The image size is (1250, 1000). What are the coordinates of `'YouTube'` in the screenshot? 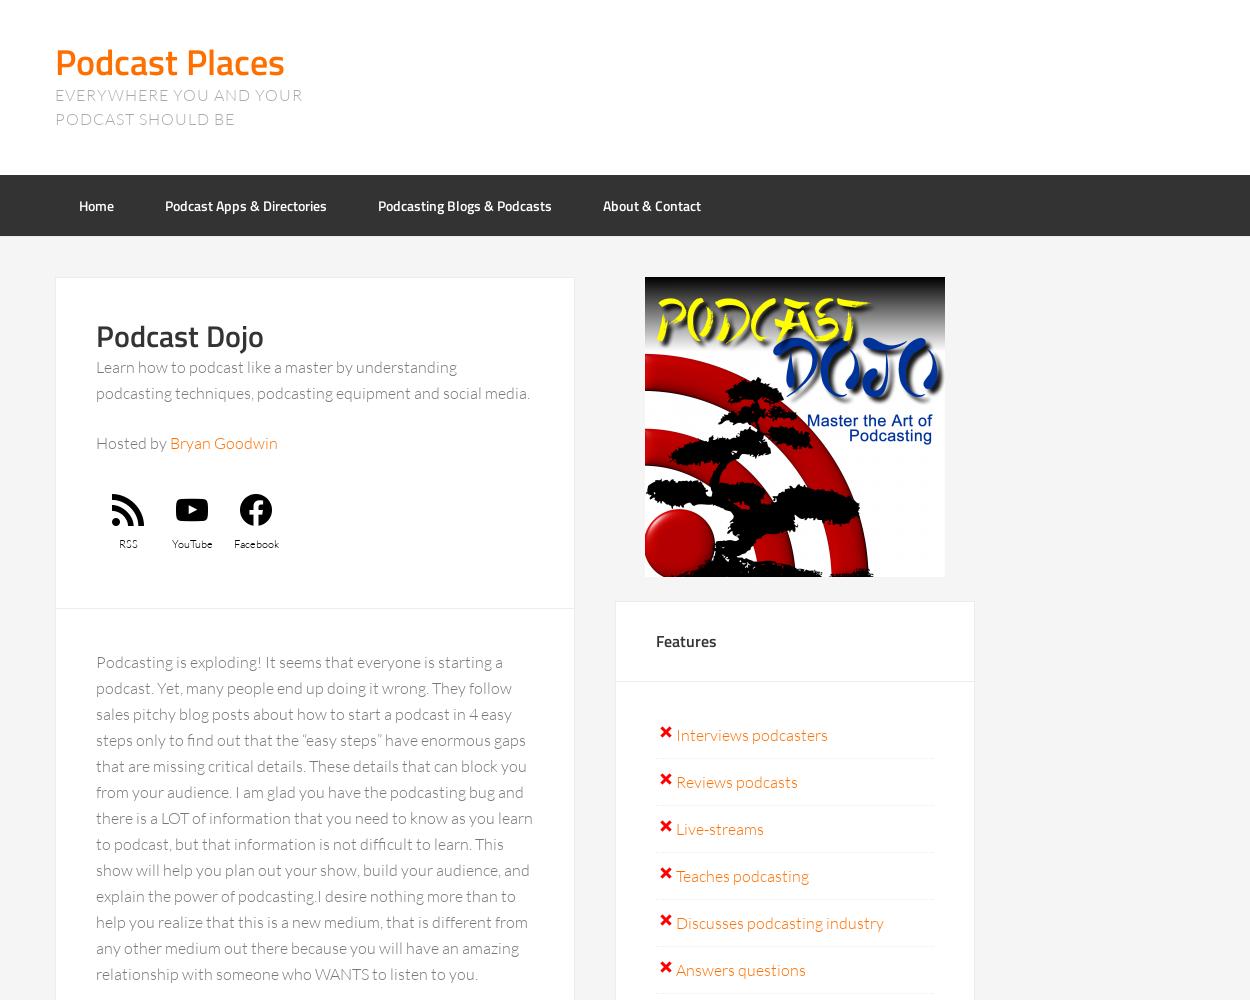 It's located at (190, 544).